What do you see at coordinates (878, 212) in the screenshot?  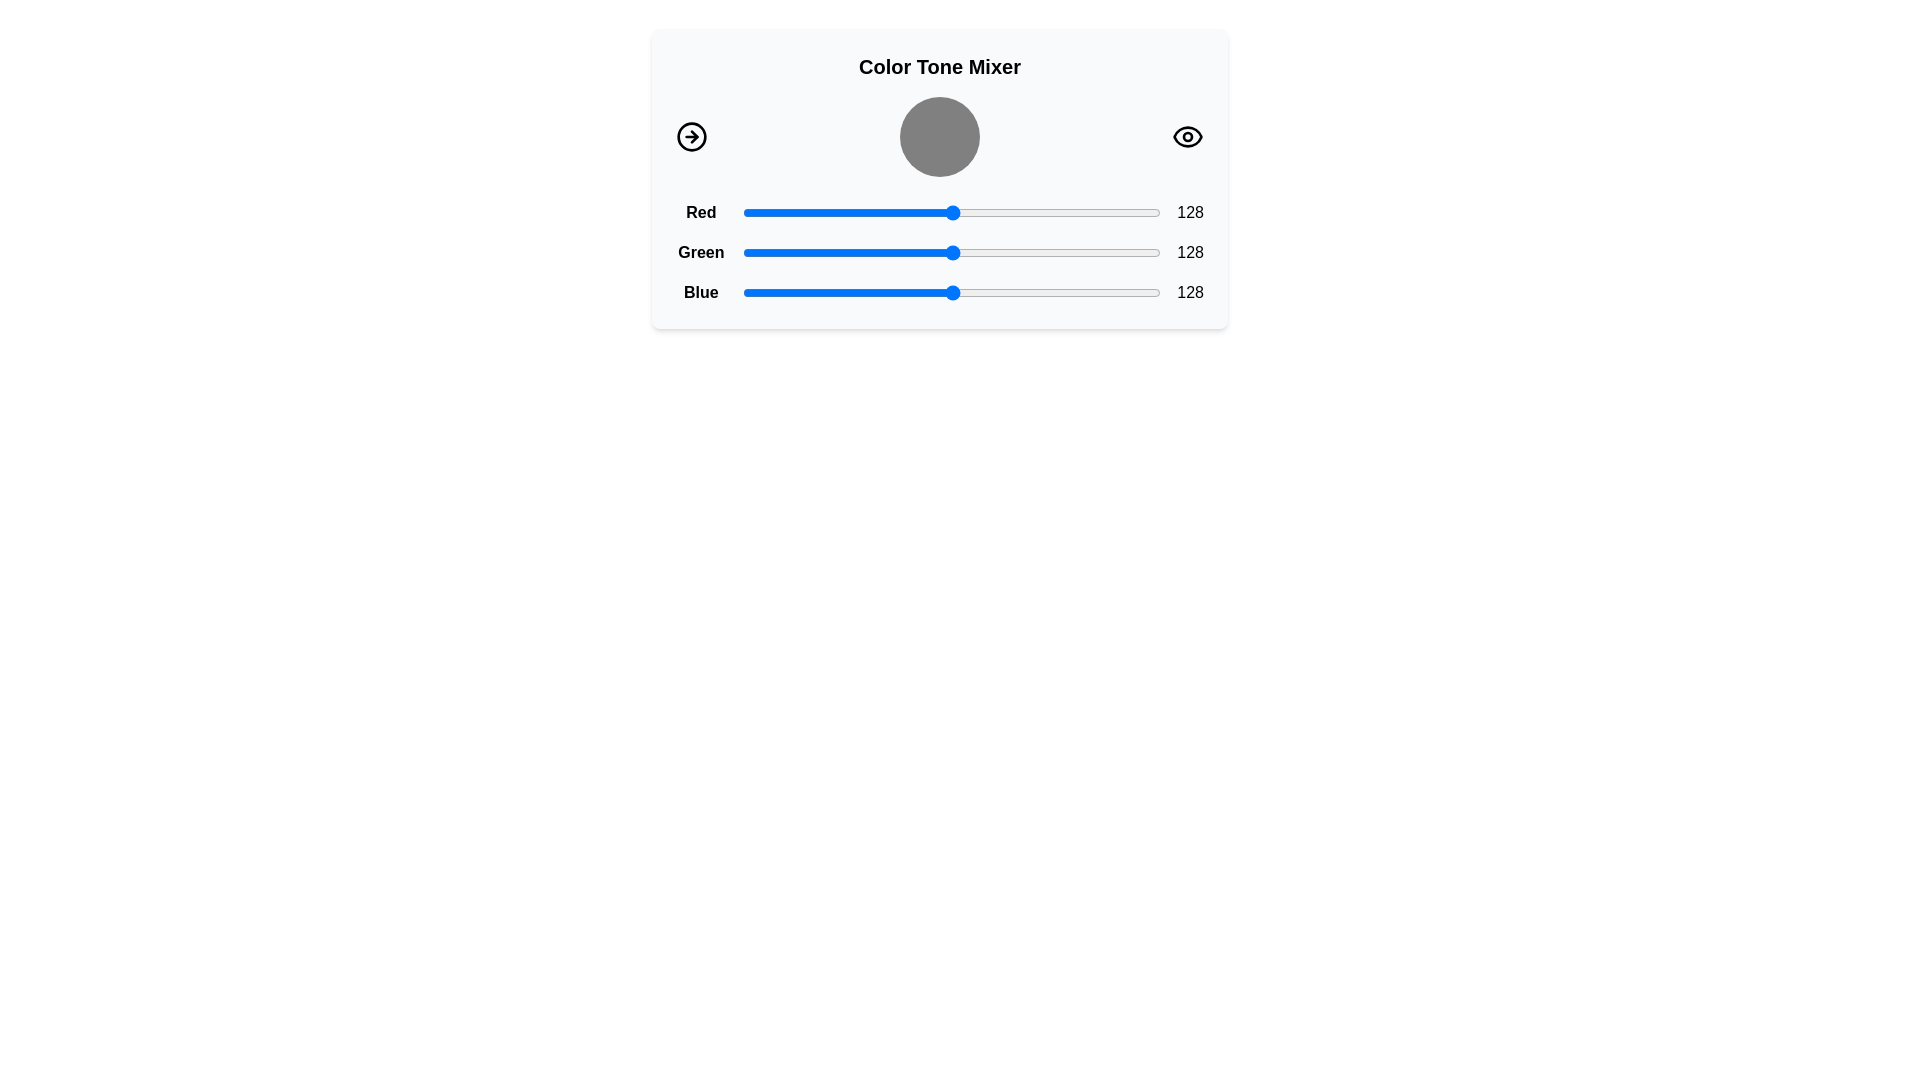 I see `the red component` at bounding box center [878, 212].